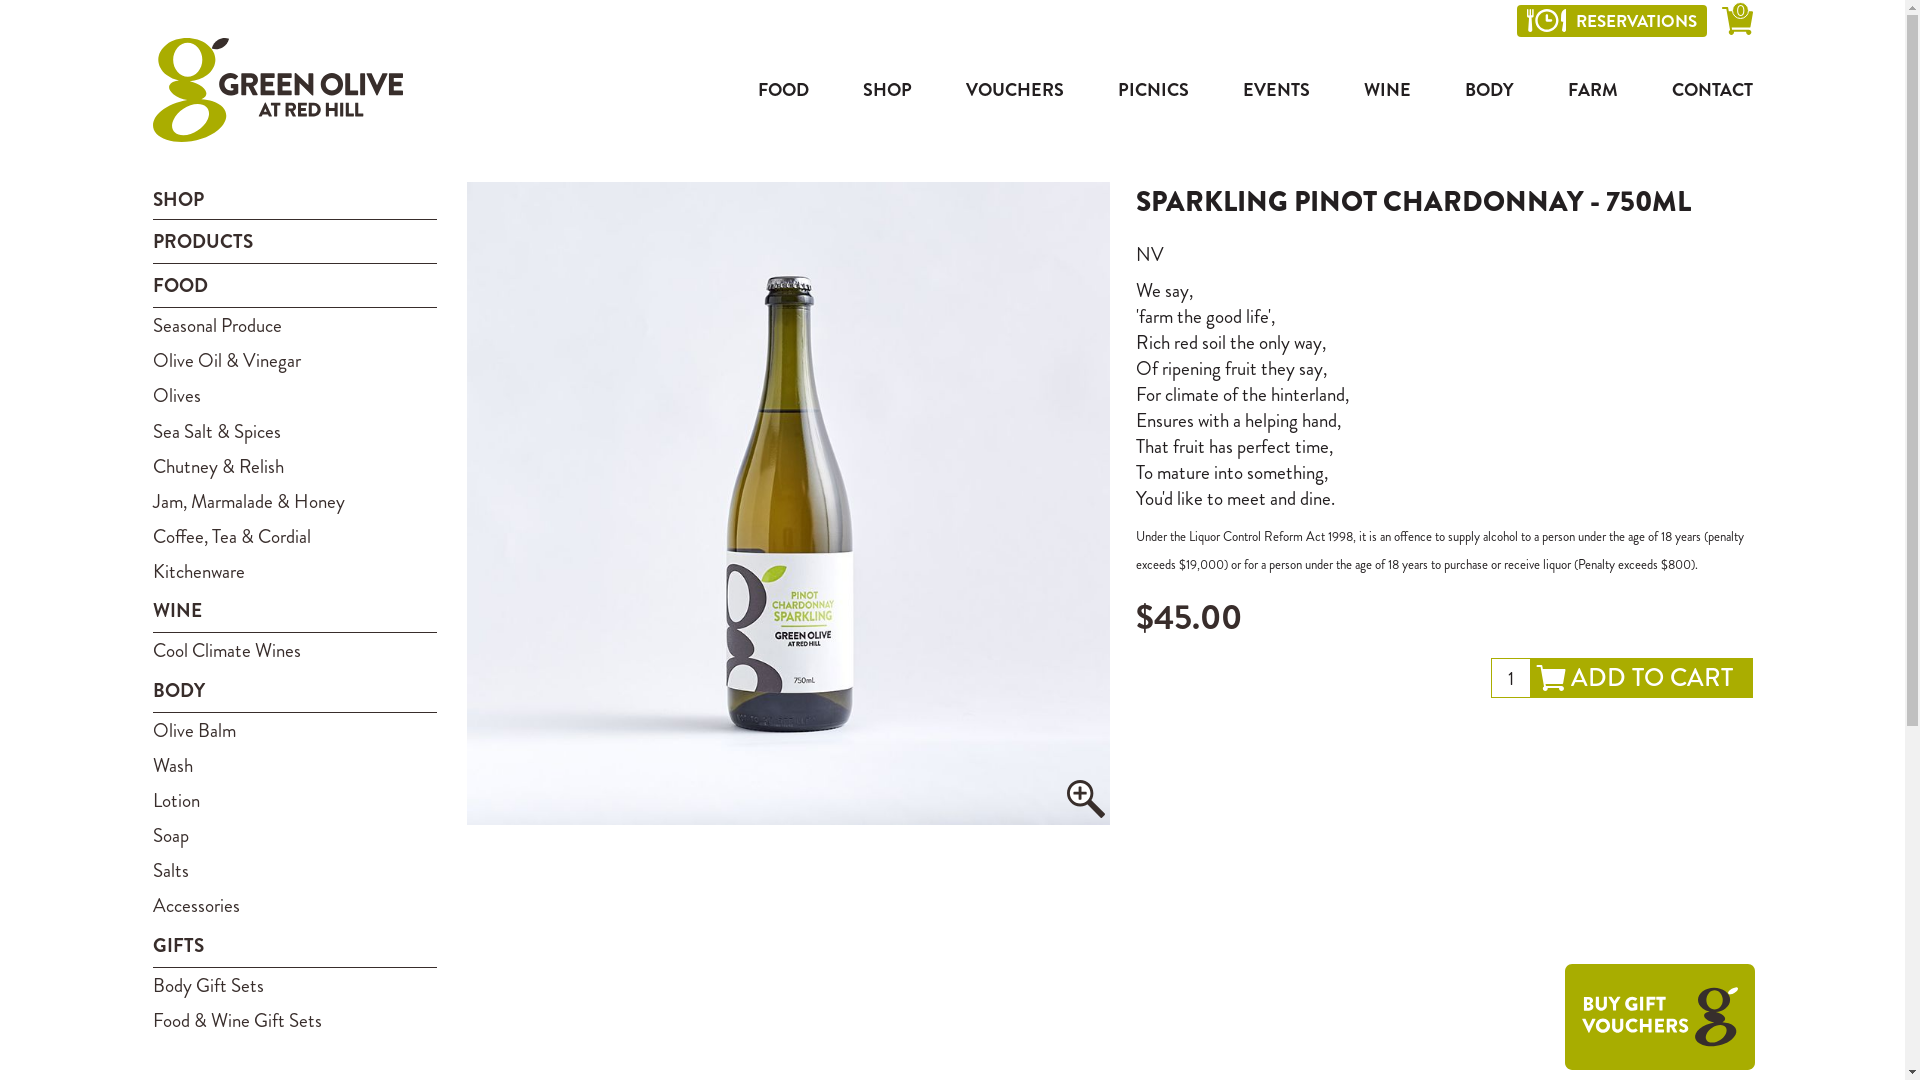 The height and width of the screenshot is (1080, 1920). What do you see at coordinates (1386, 88) in the screenshot?
I see `'WINE'` at bounding box center [1386, 88].